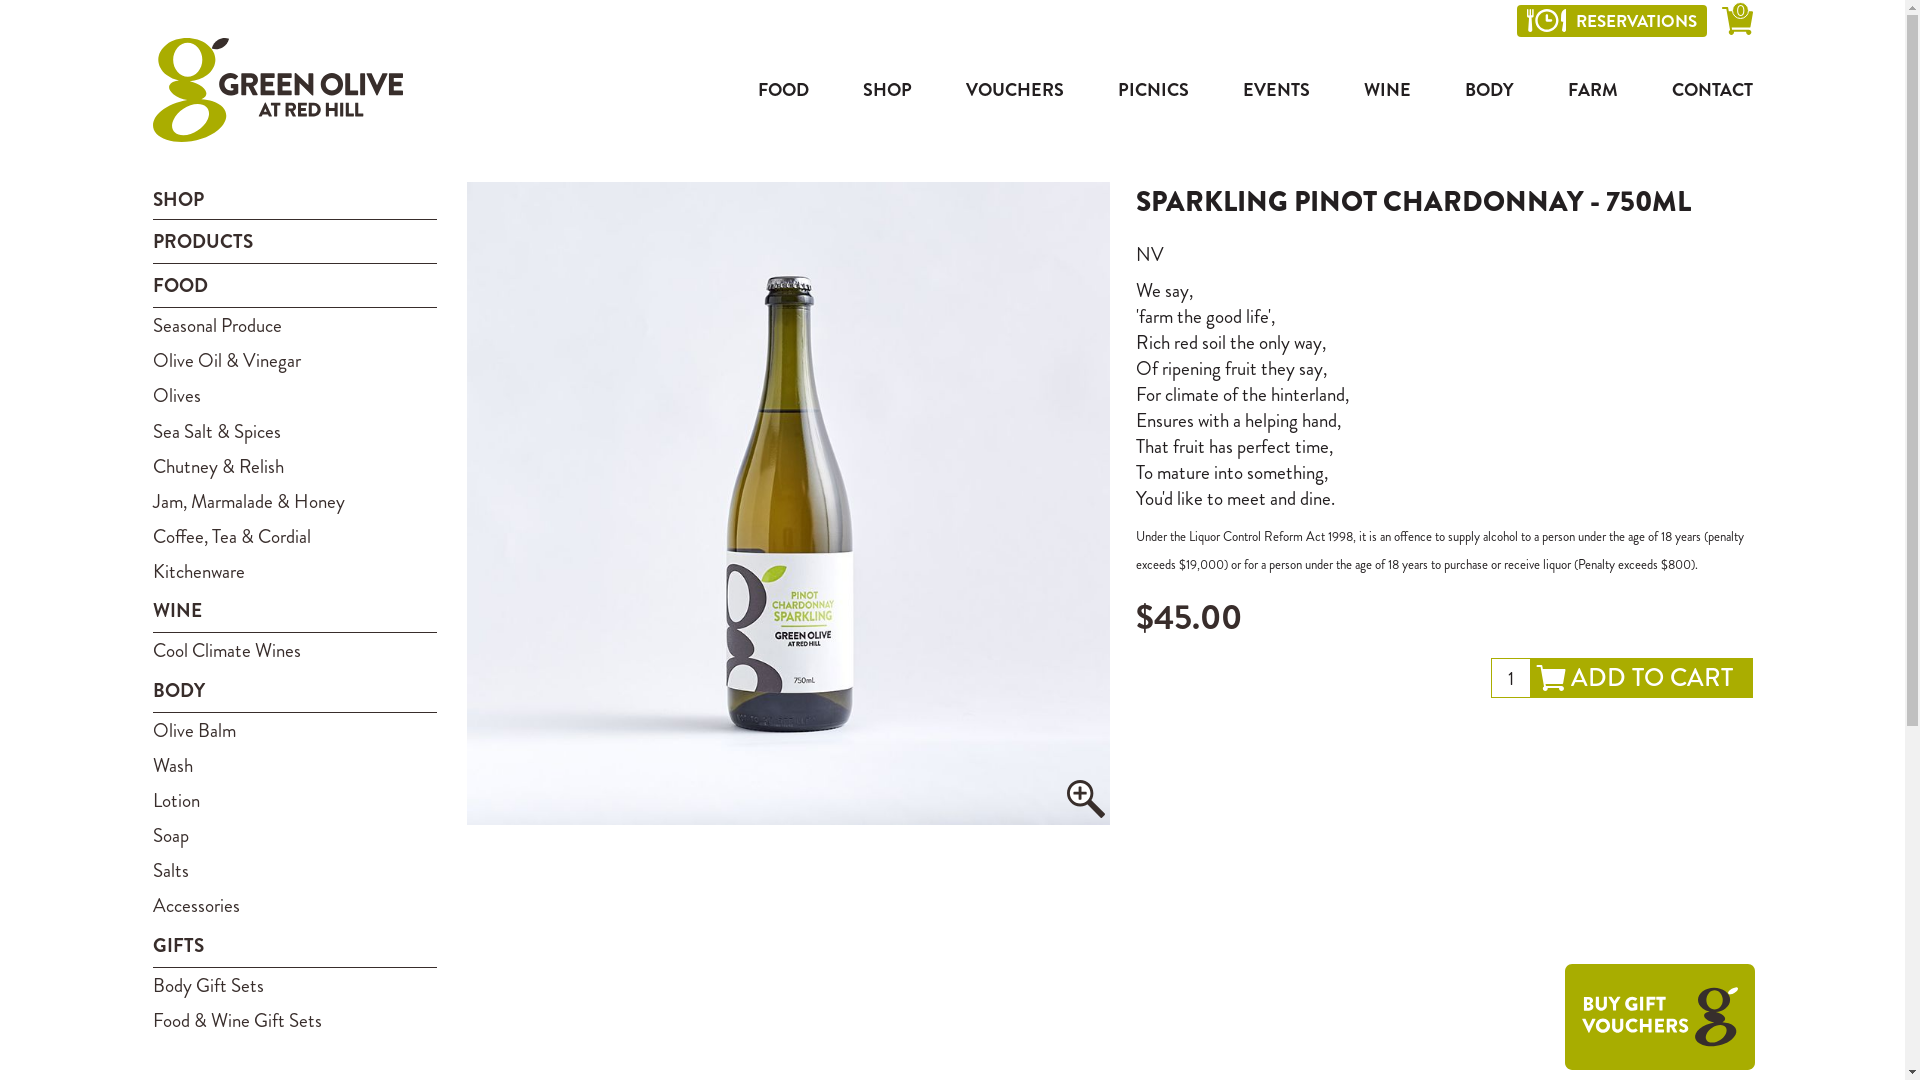 The height and width of the screenshot is (1080, 1920). What do you see at coordinates (1386, 88) in the screenshot?
I see `'WINE'` at bounding box center [1386, 88].